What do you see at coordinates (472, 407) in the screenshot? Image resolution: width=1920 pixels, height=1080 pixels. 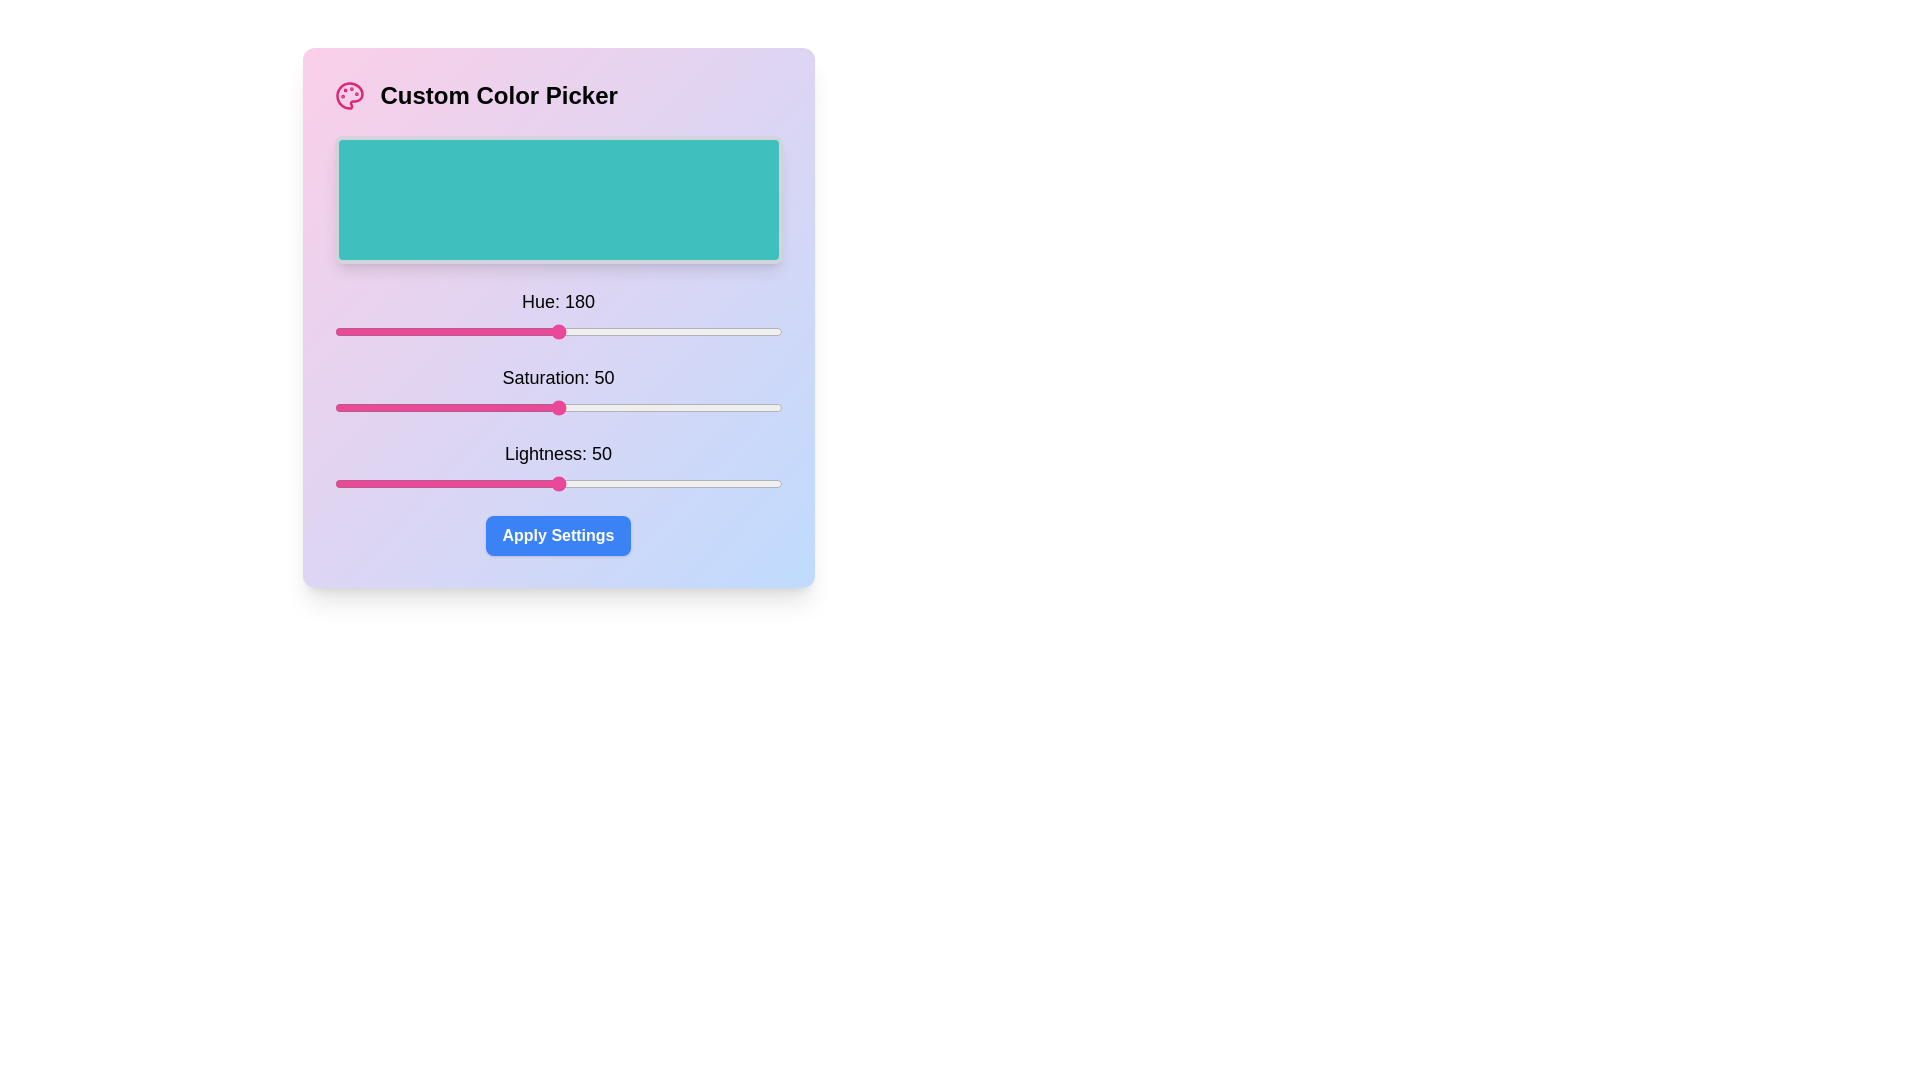 I see `the saturation slider to set the saturation level to 31` at bounding box center [472, 407].